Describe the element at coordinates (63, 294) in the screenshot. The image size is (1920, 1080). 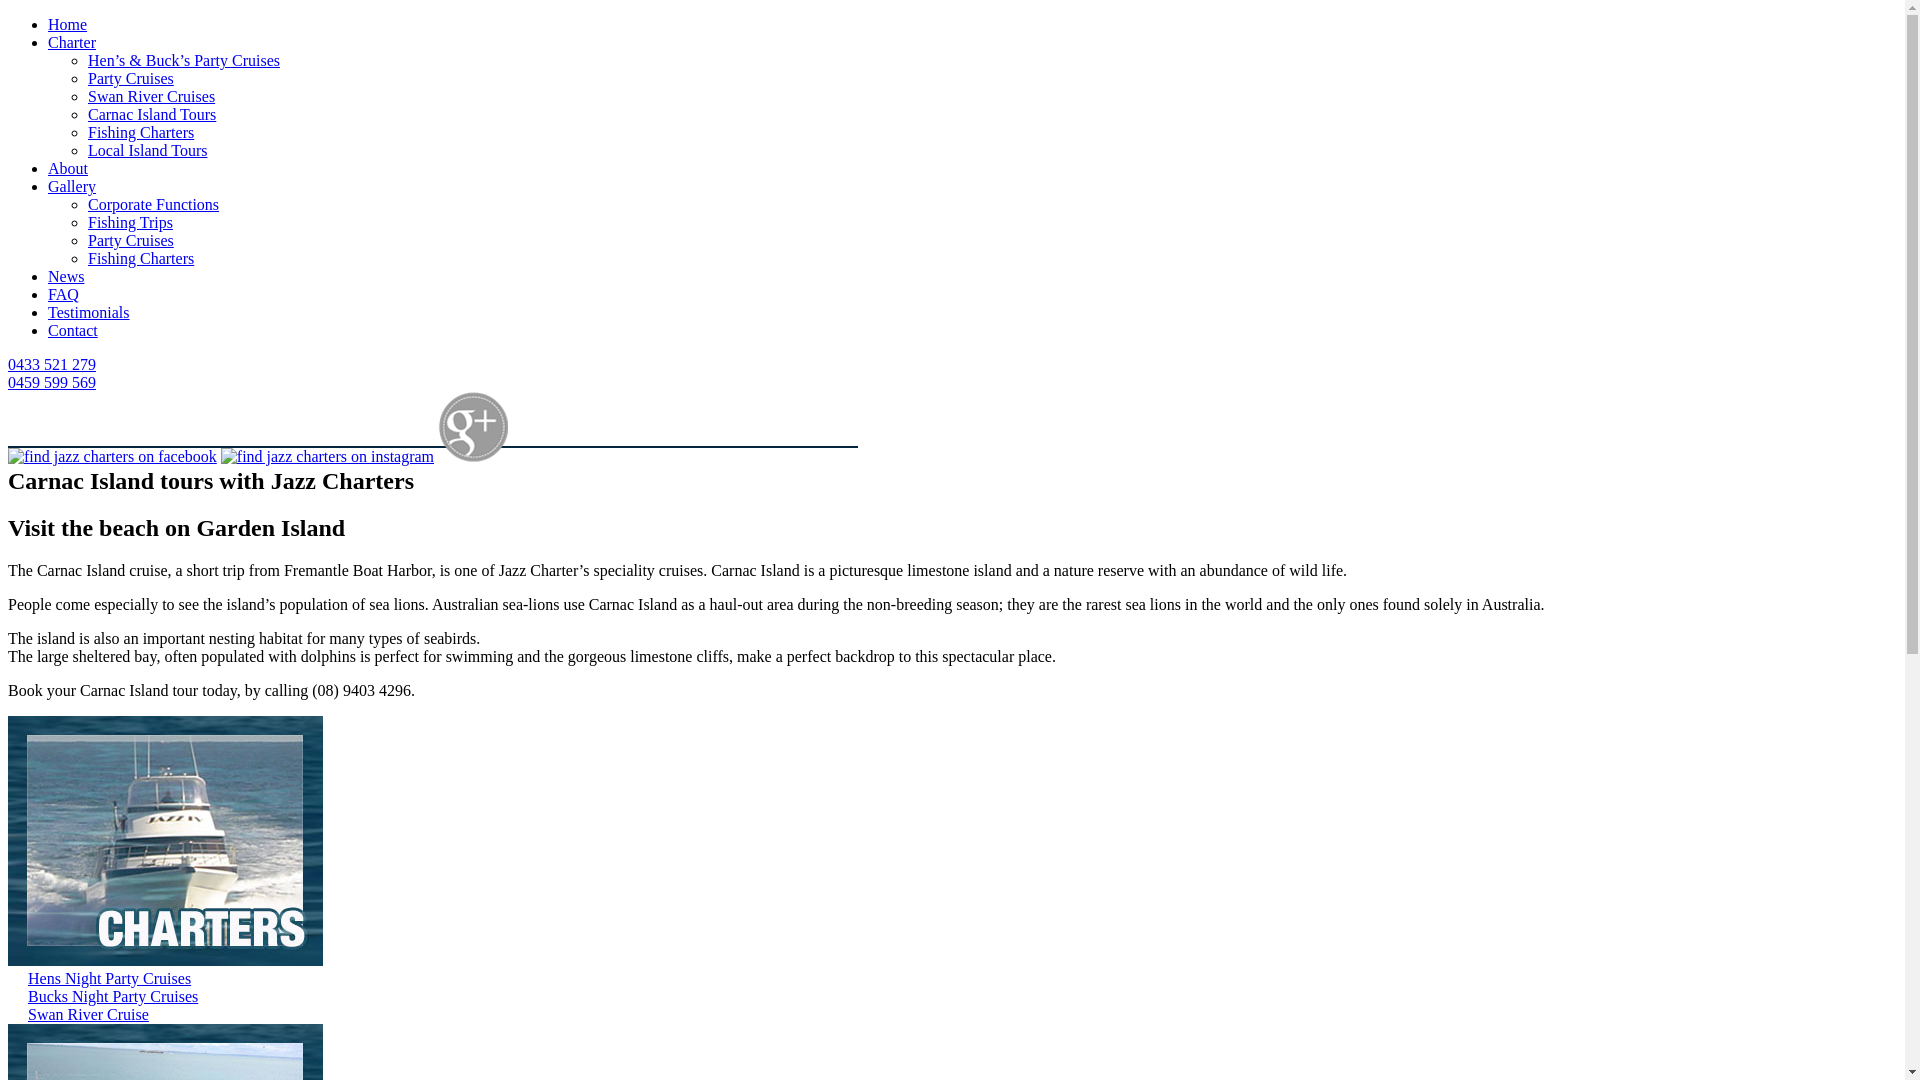
I see `'FAQ'` at that location.